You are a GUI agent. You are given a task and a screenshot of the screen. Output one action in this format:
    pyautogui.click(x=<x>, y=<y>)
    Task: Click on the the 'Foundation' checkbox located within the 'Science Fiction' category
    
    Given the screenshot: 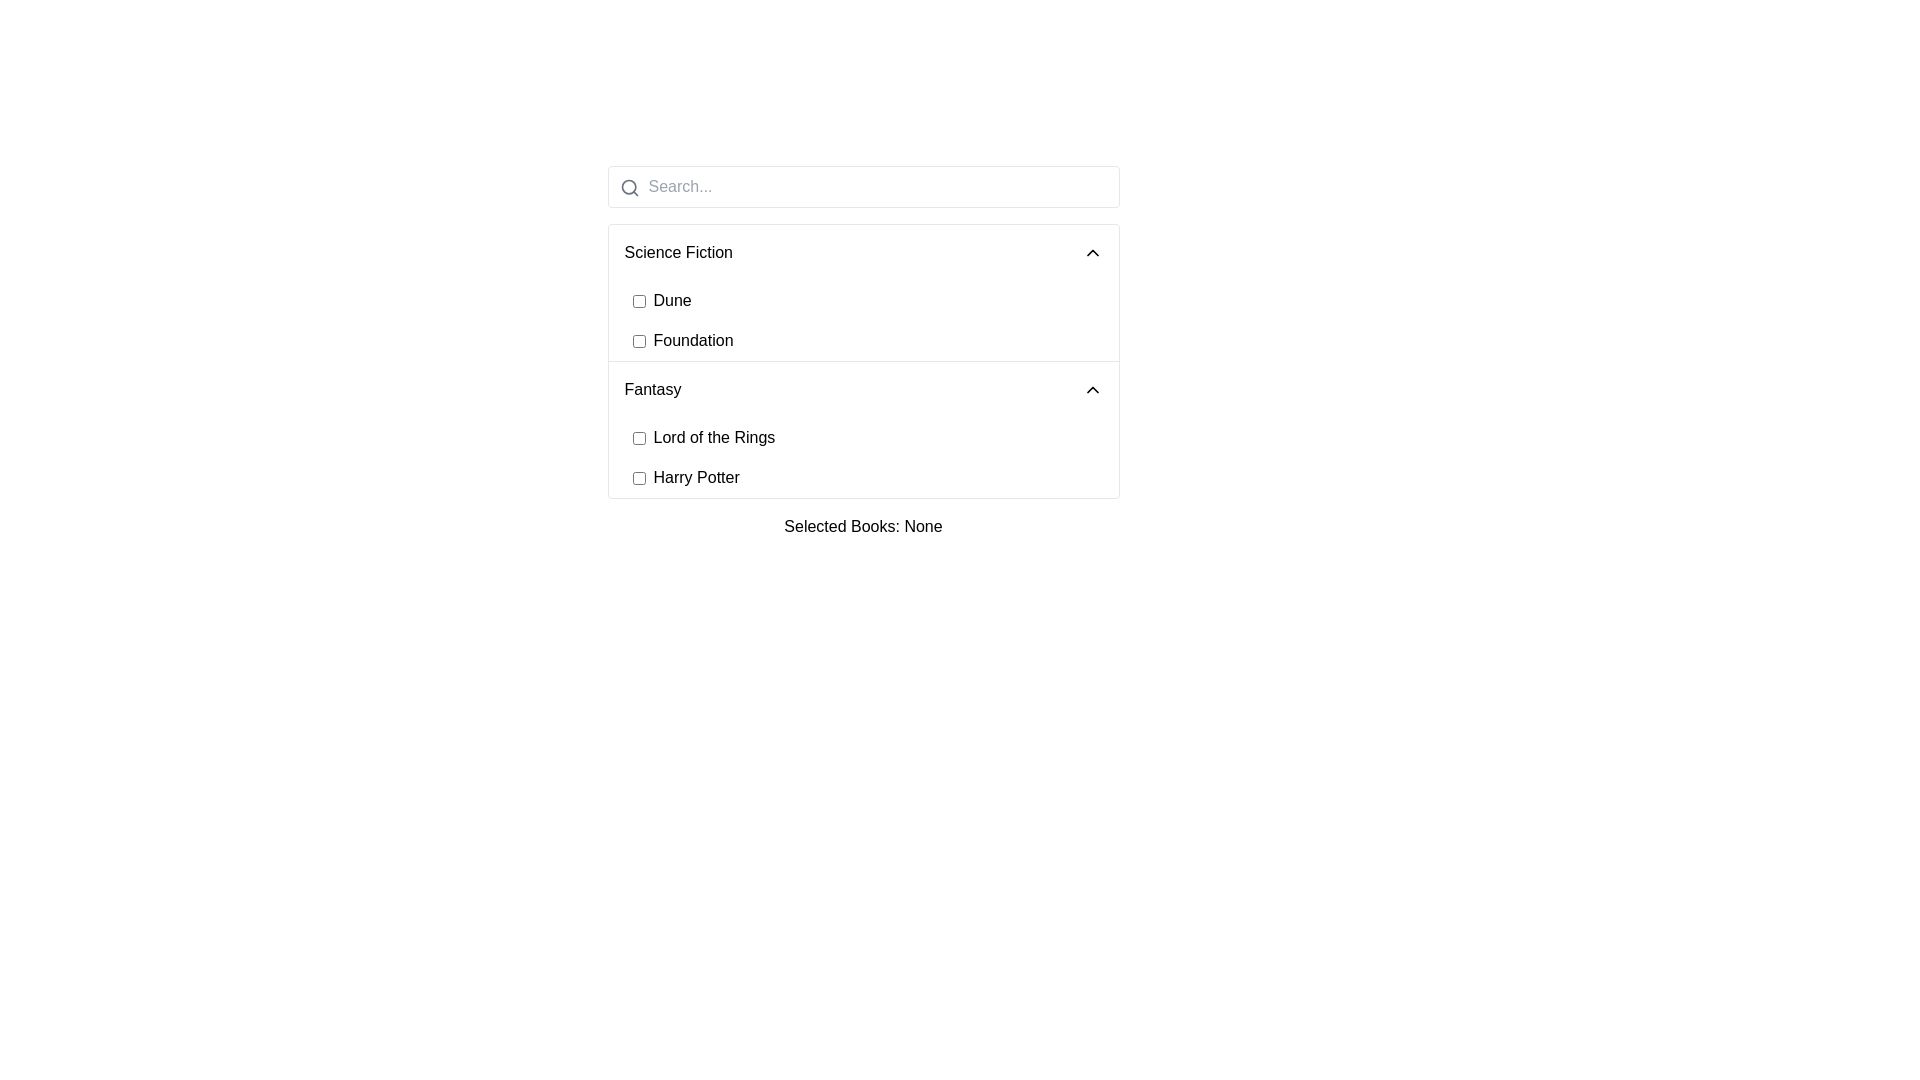 What is the action you would take?
    pyautogui.click(x=875, y=339)
    